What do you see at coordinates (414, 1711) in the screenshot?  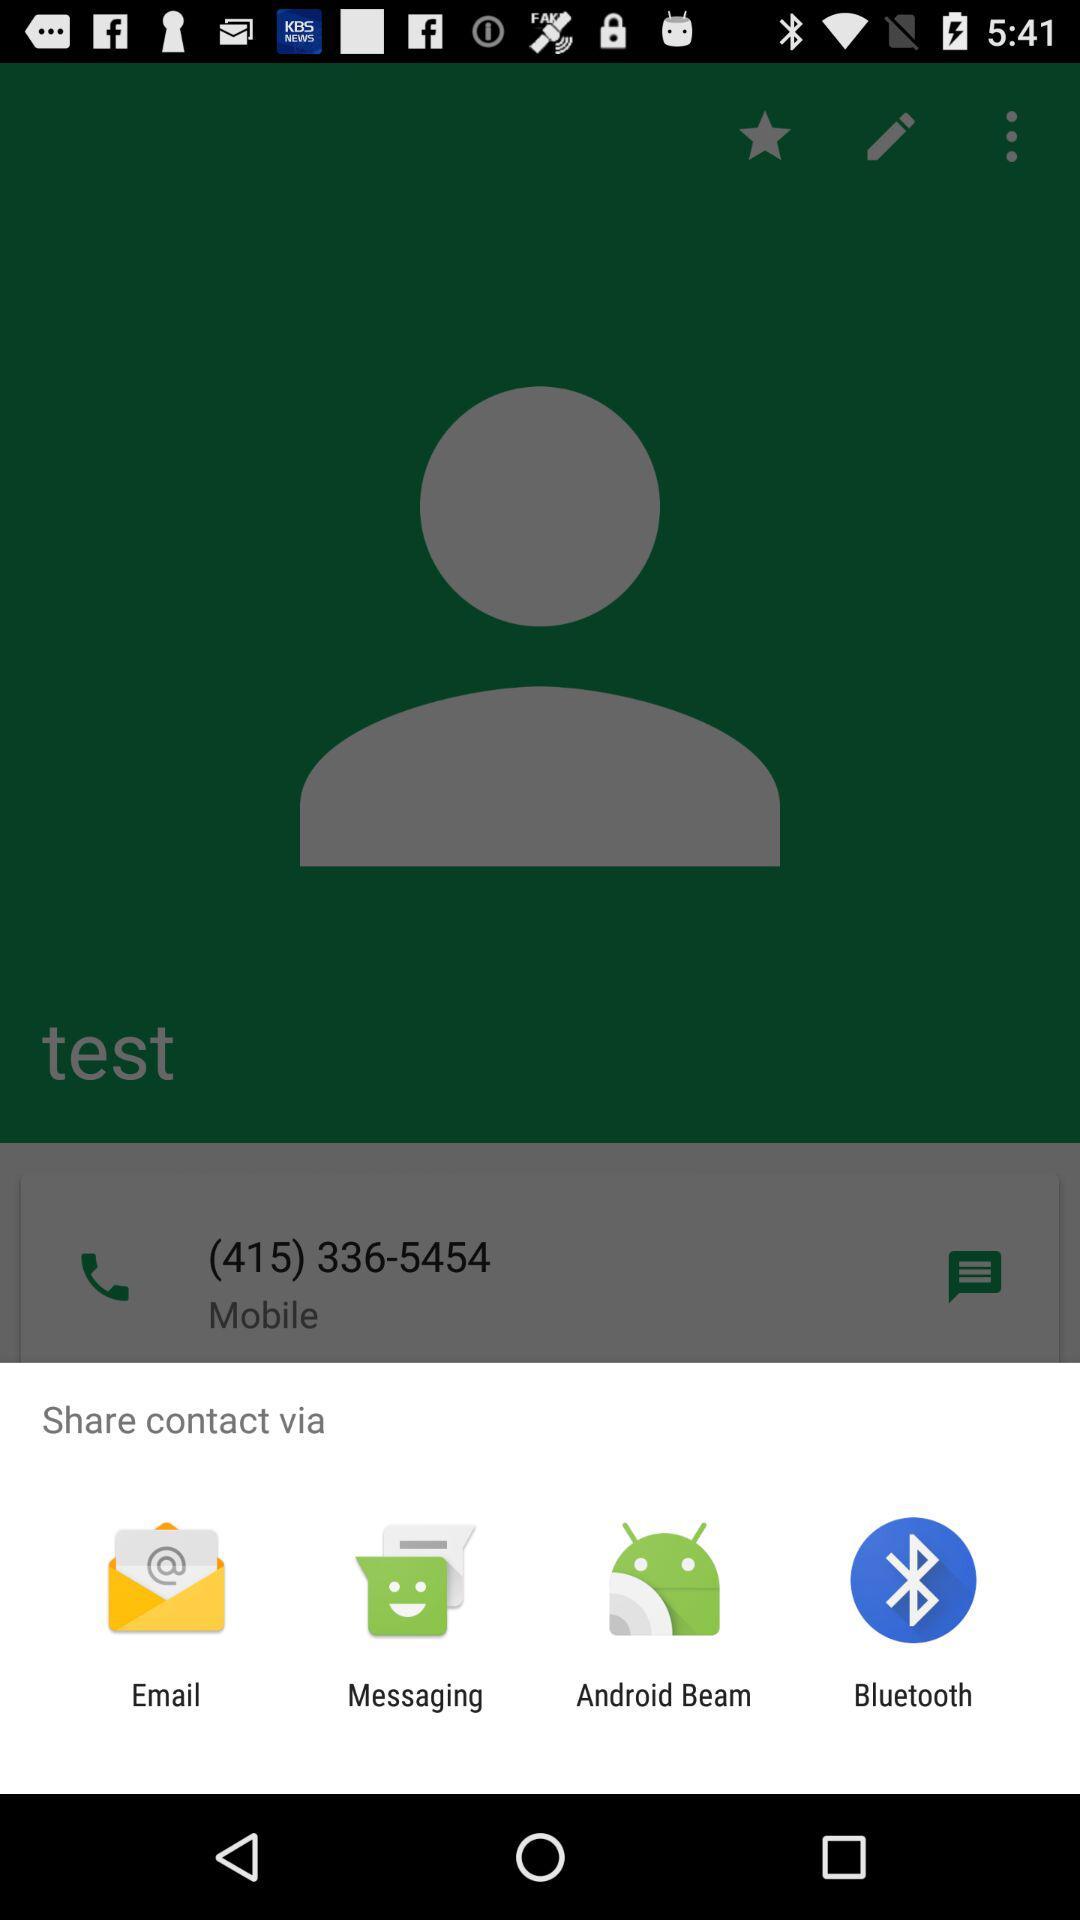 I see `the icon next to the email icon` at bounding box center [414, 1711].